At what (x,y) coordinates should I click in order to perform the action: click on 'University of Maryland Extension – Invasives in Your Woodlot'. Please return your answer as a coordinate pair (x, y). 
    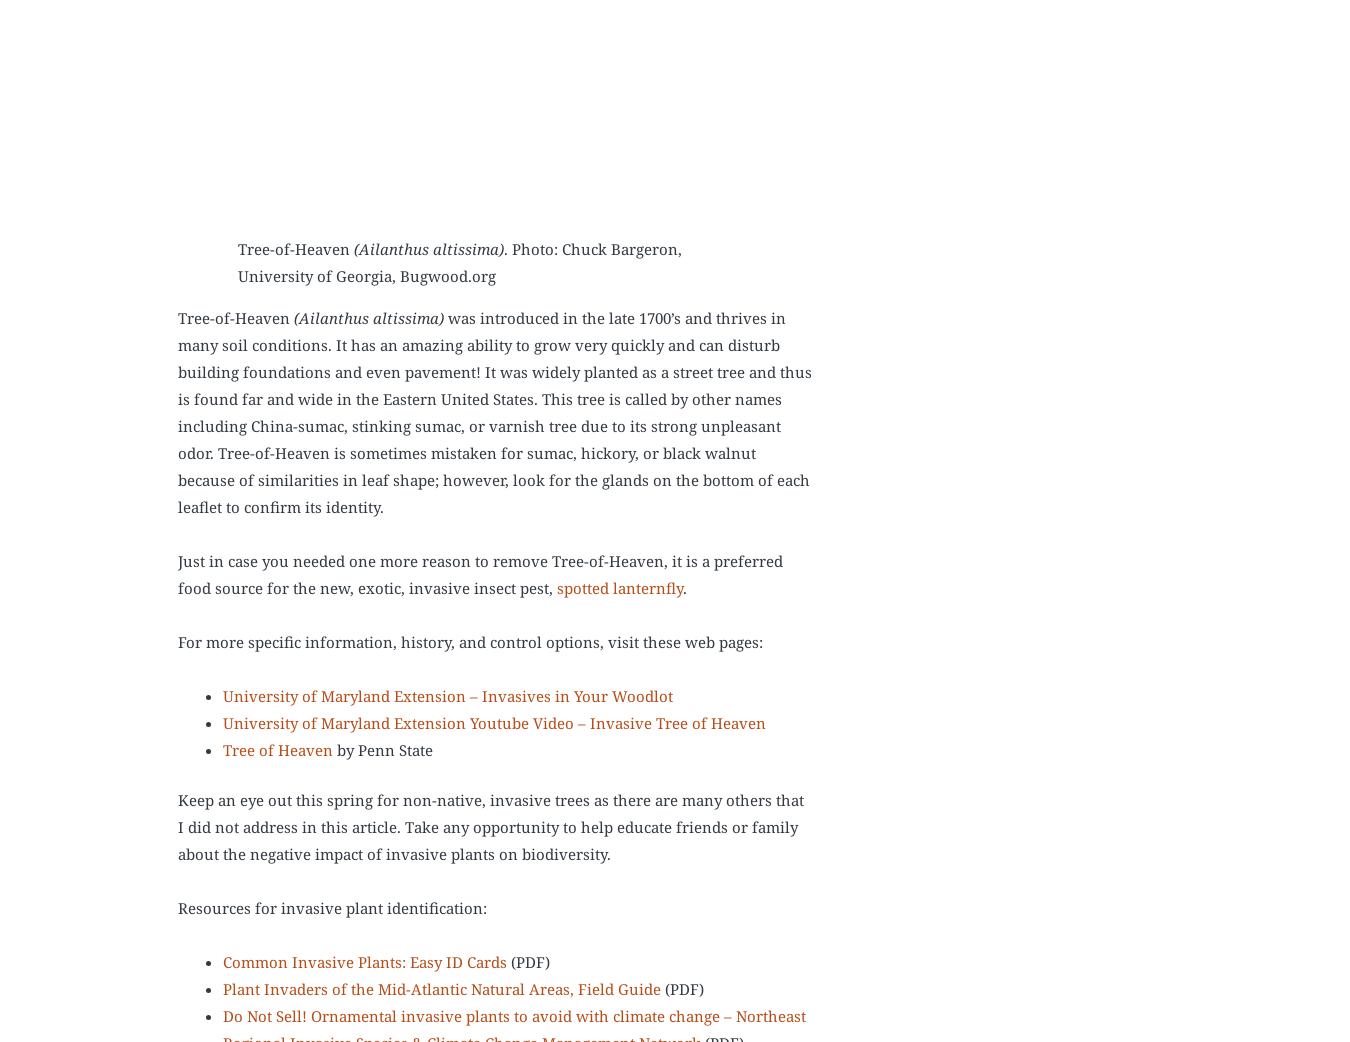
    Looking at the image, I should click on (223, 695).